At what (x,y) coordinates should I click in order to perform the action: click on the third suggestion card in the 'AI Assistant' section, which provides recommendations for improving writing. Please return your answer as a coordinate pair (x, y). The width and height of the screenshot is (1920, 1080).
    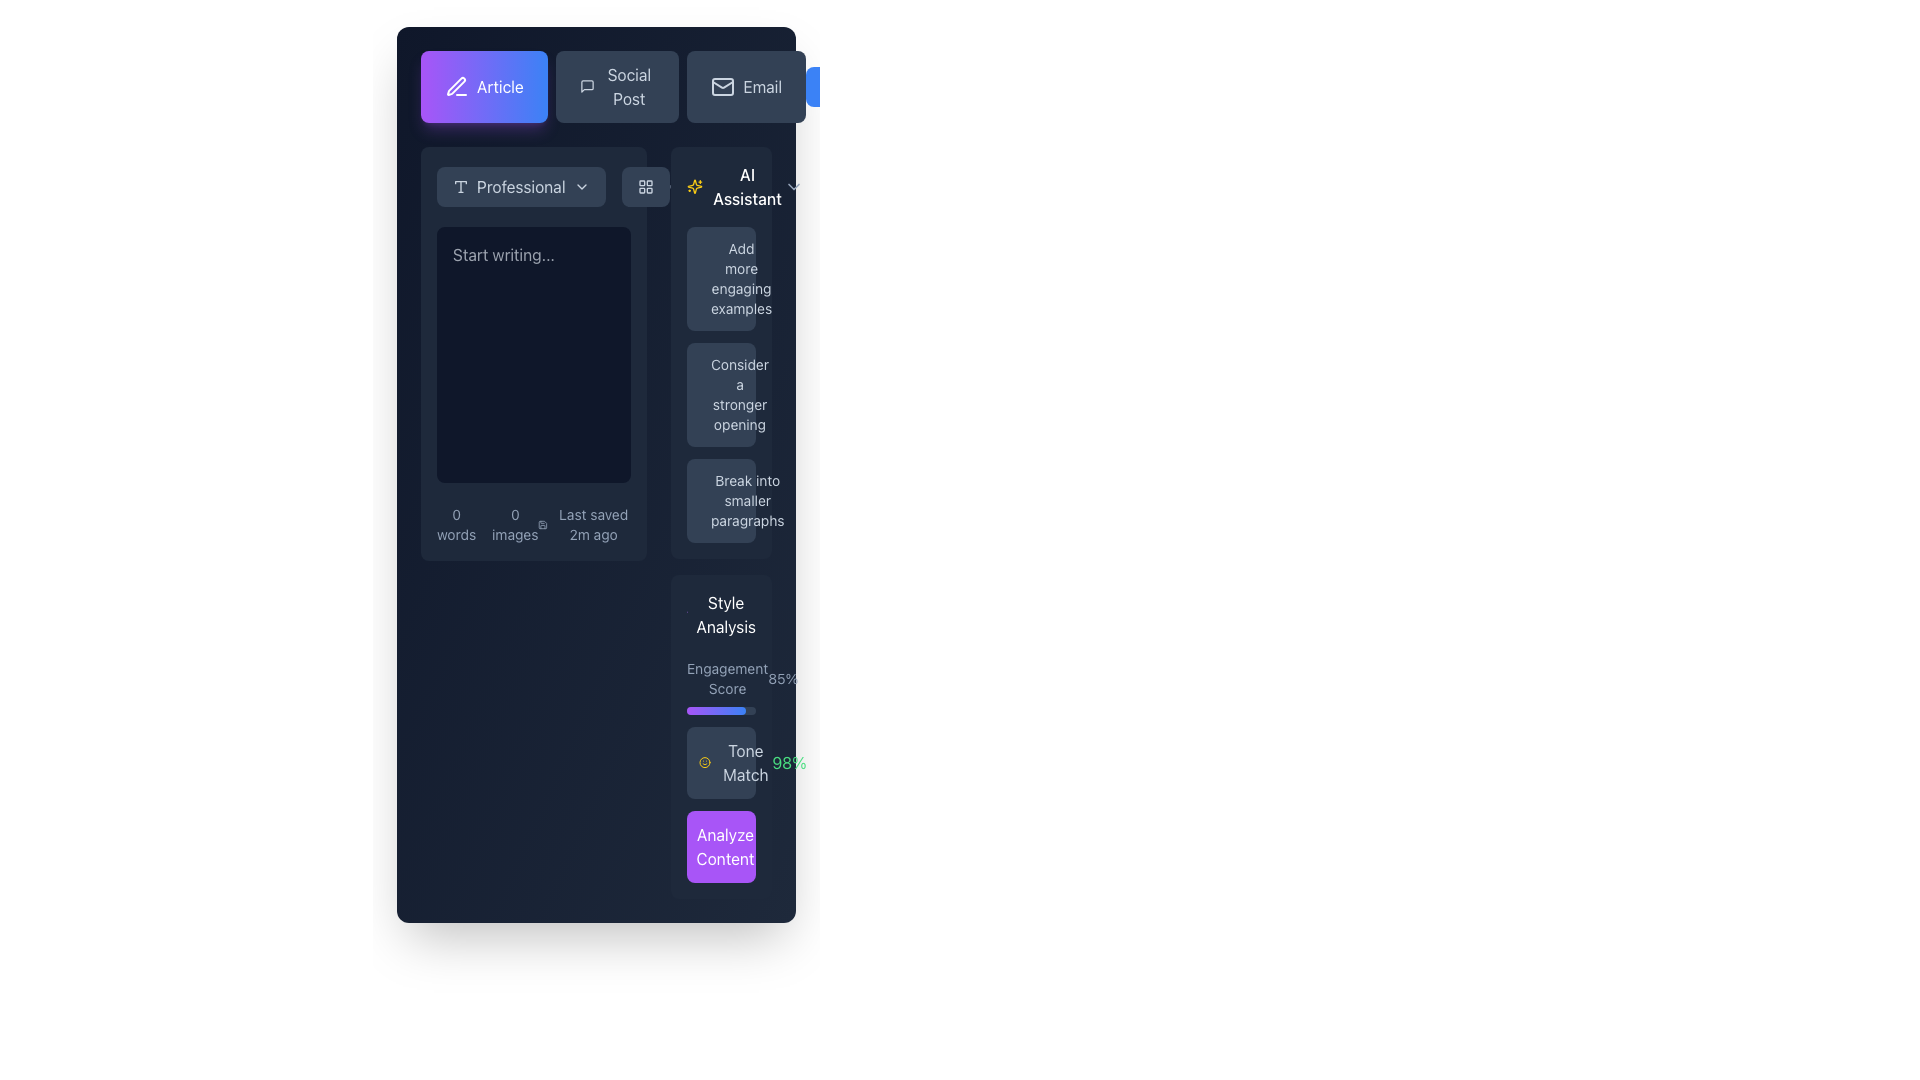
    Looking at the image, I should click on (720, 500).